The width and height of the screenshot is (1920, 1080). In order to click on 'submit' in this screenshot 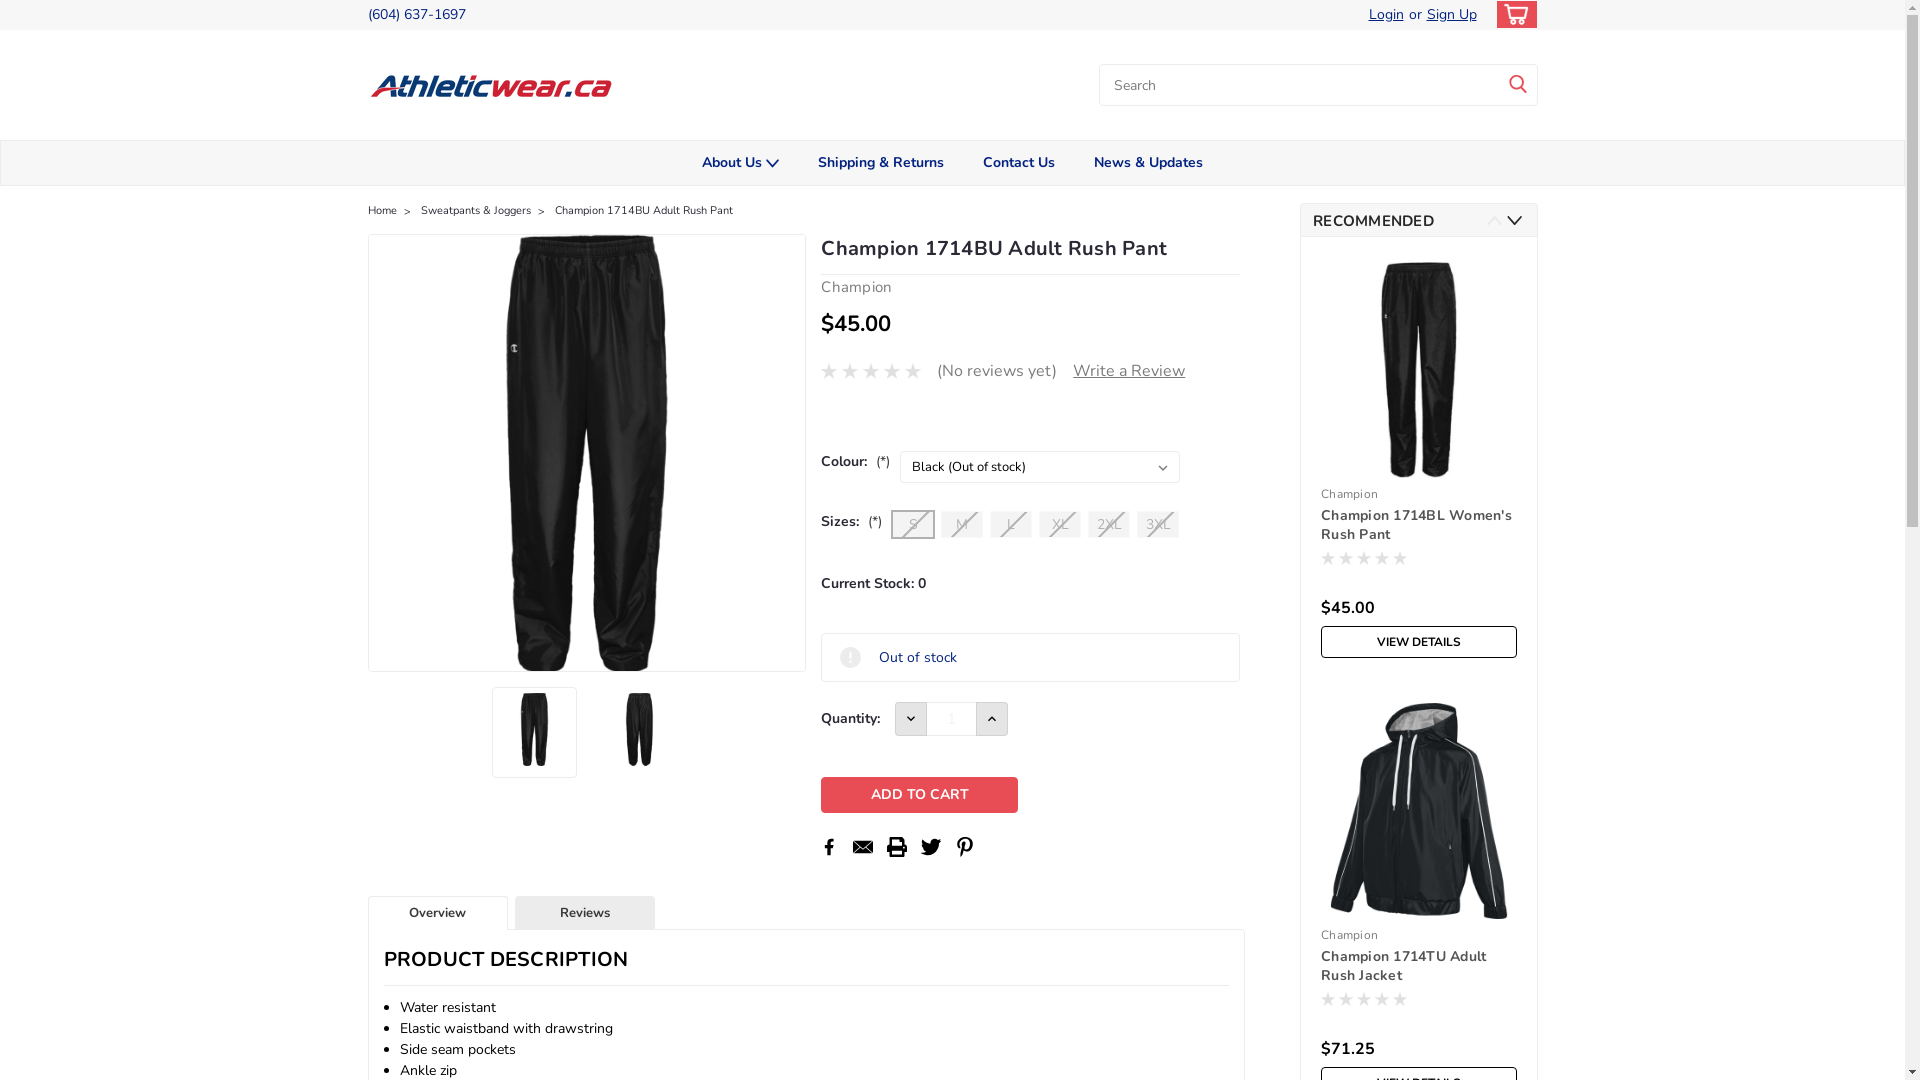, I will do `click(1517, 83)`.